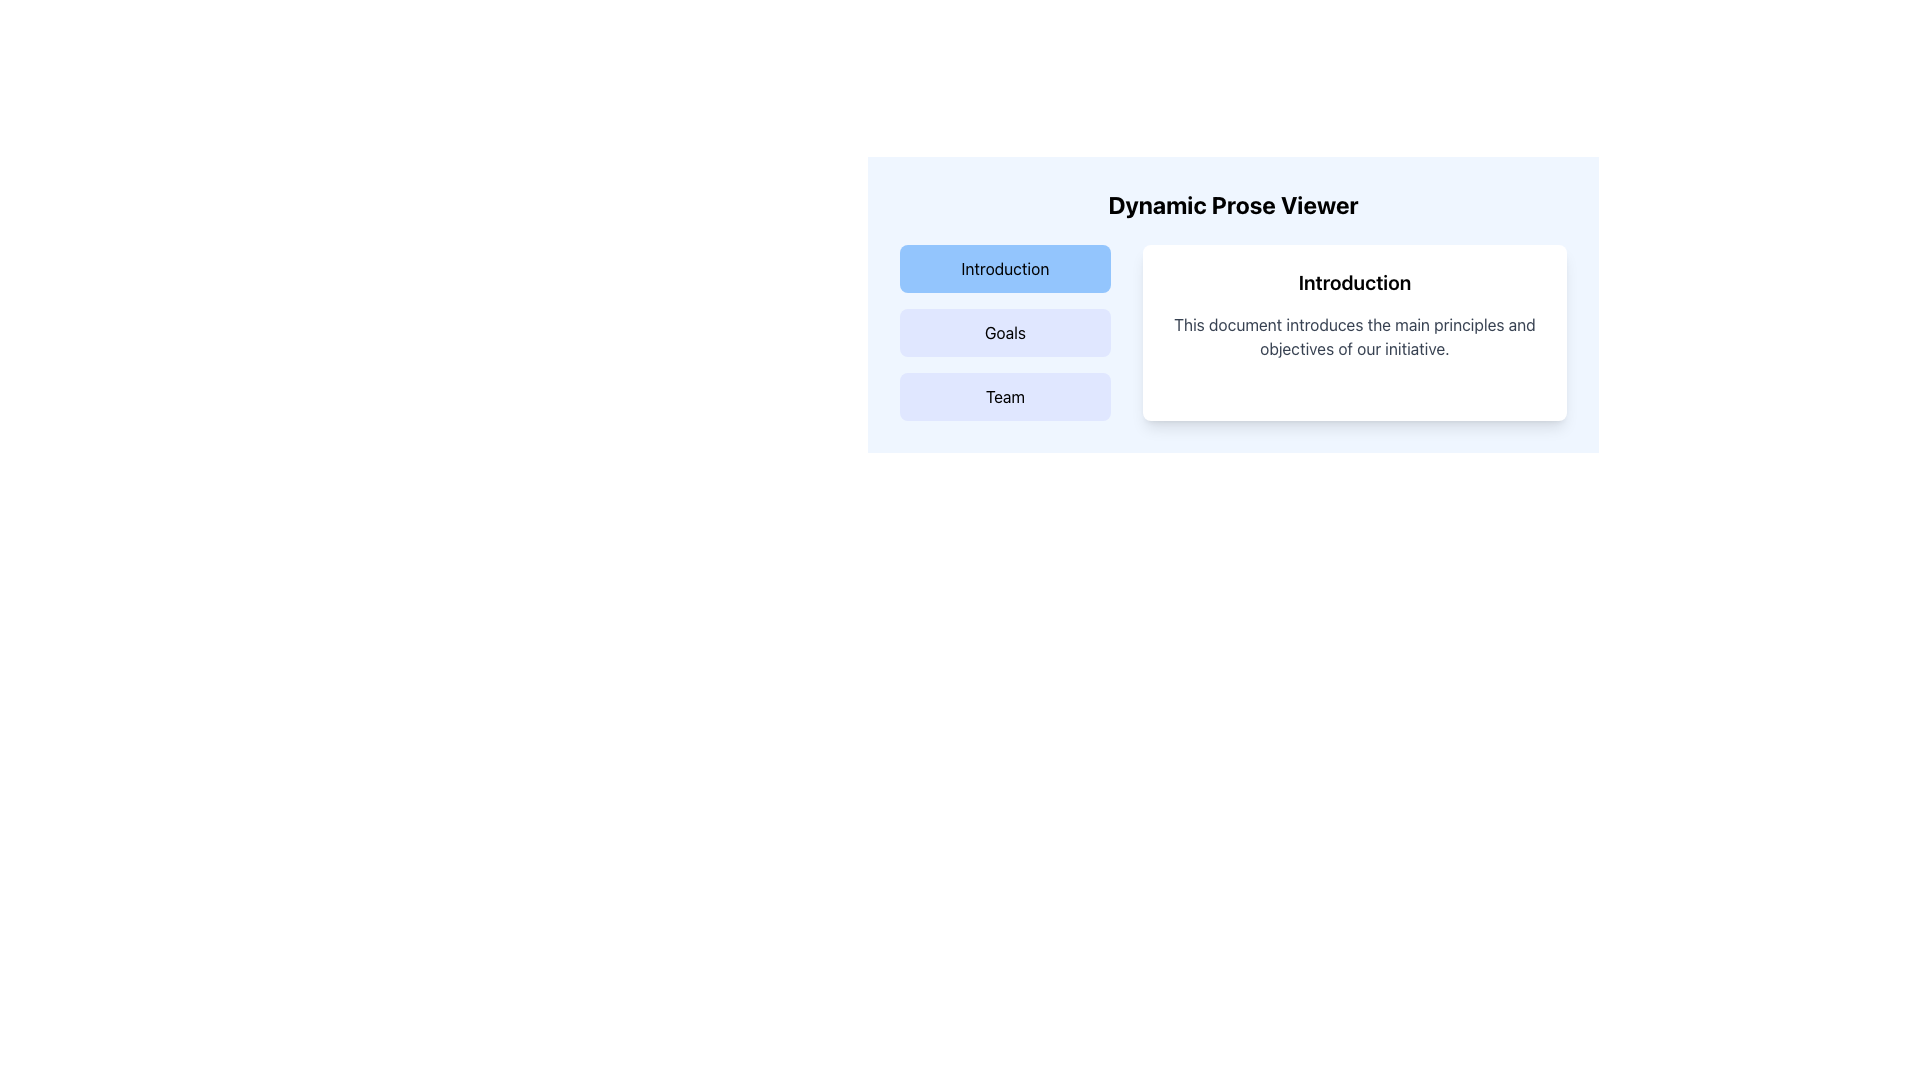  I want to click on the 'Introduction' button located at the top left of the vertical list of three buttons, so click(1005, 268).